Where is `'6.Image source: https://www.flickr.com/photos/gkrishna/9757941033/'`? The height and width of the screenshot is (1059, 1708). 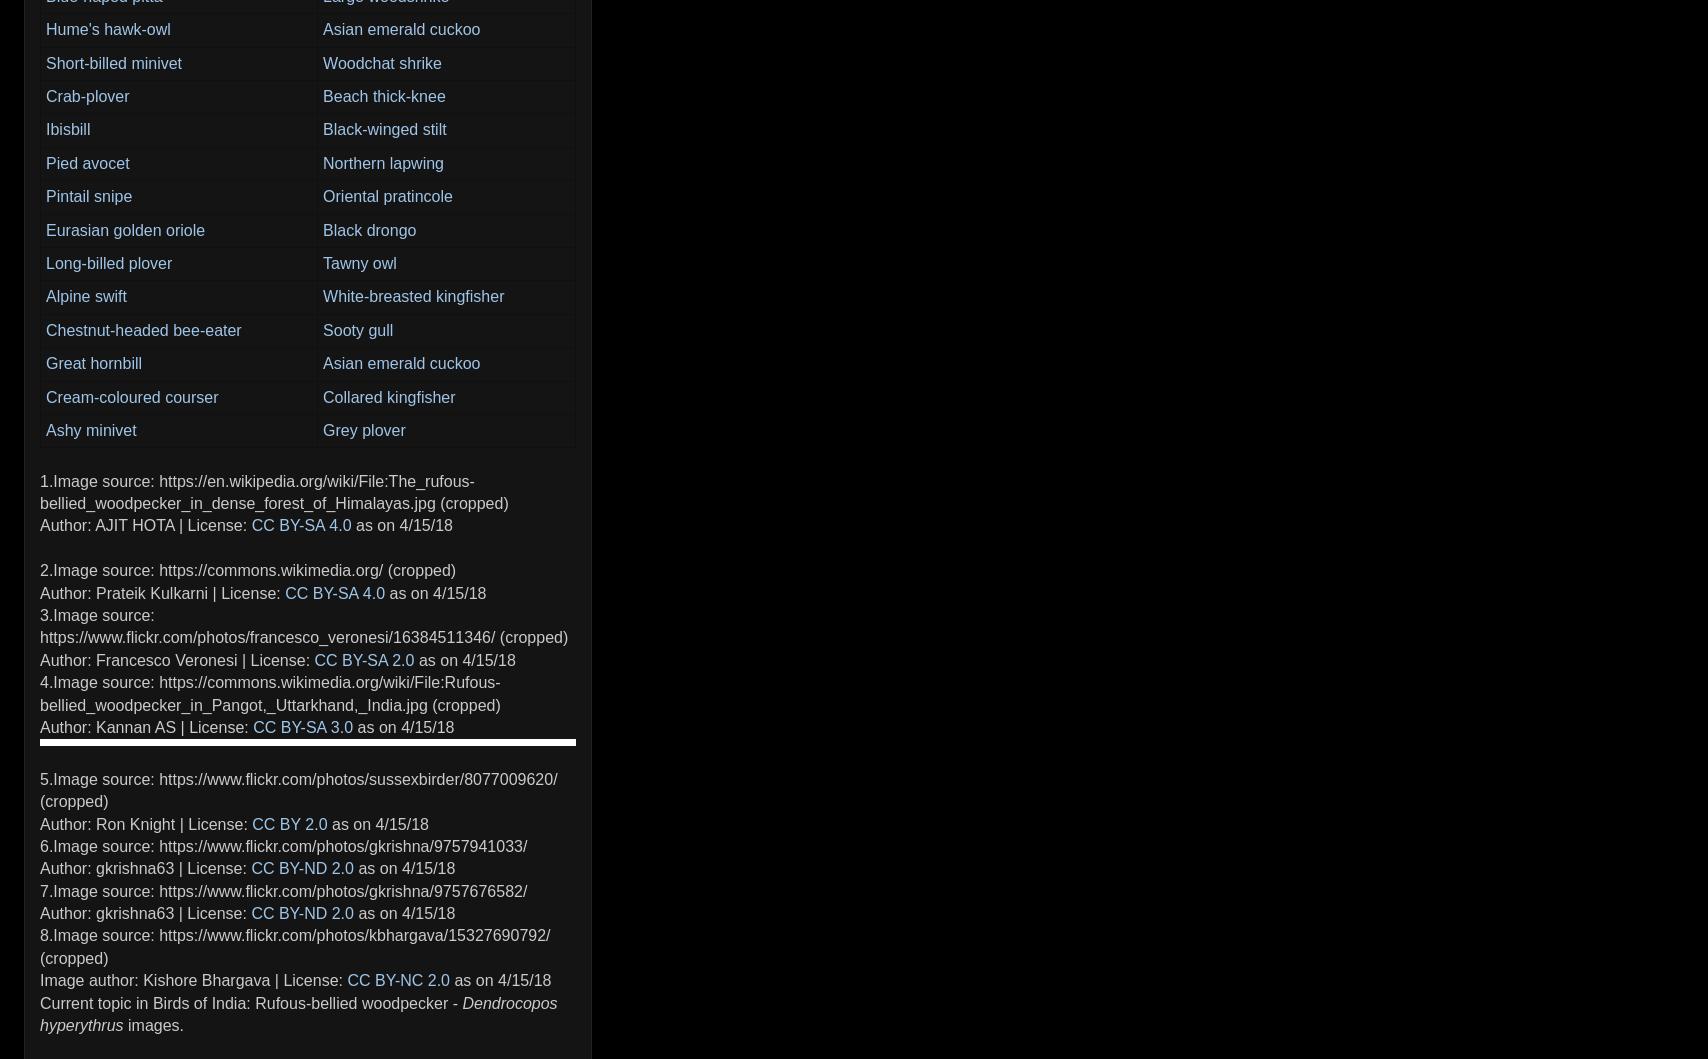
'6.Image source: https://www.flickr.com/photos/gkrishna/9757941033/' is located at coordinates (283, 844).